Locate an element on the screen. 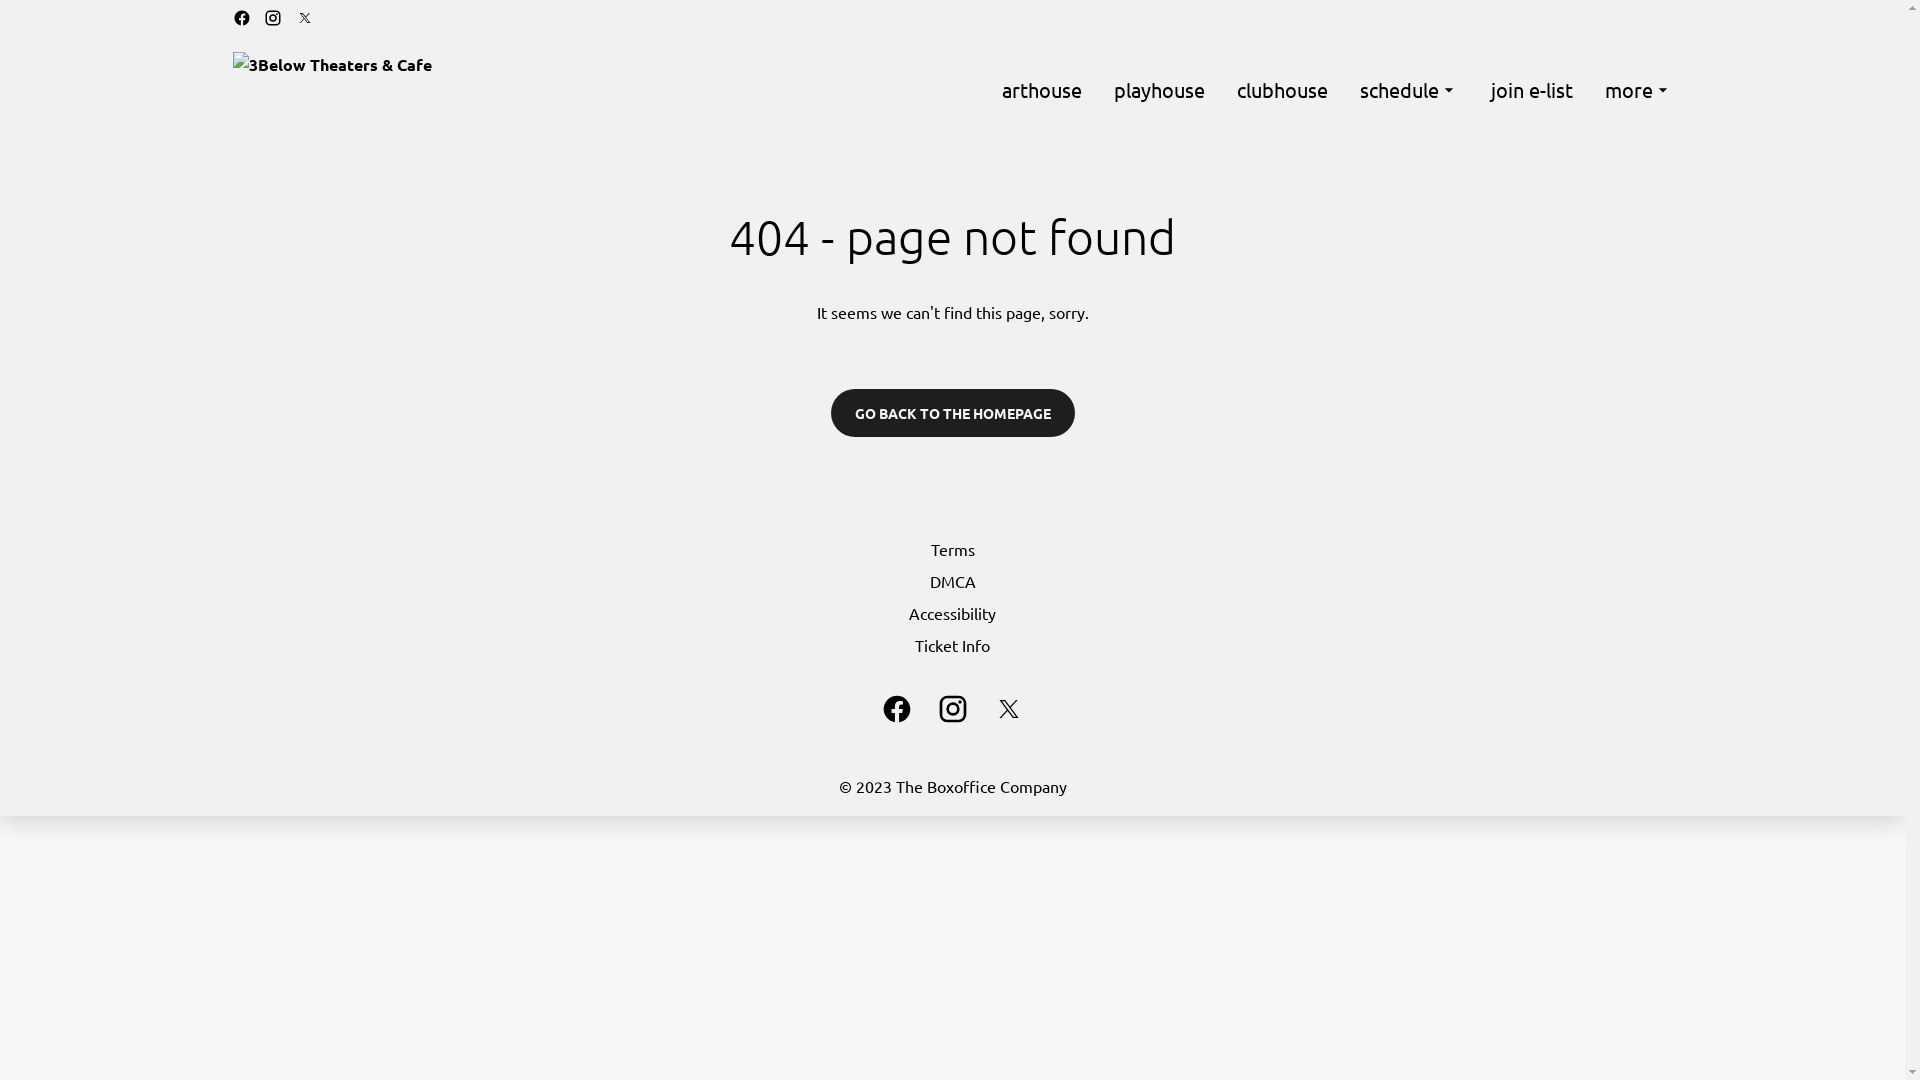 The image size is (1920, 1080). 'Terms' is located at coordinates (950, 548).